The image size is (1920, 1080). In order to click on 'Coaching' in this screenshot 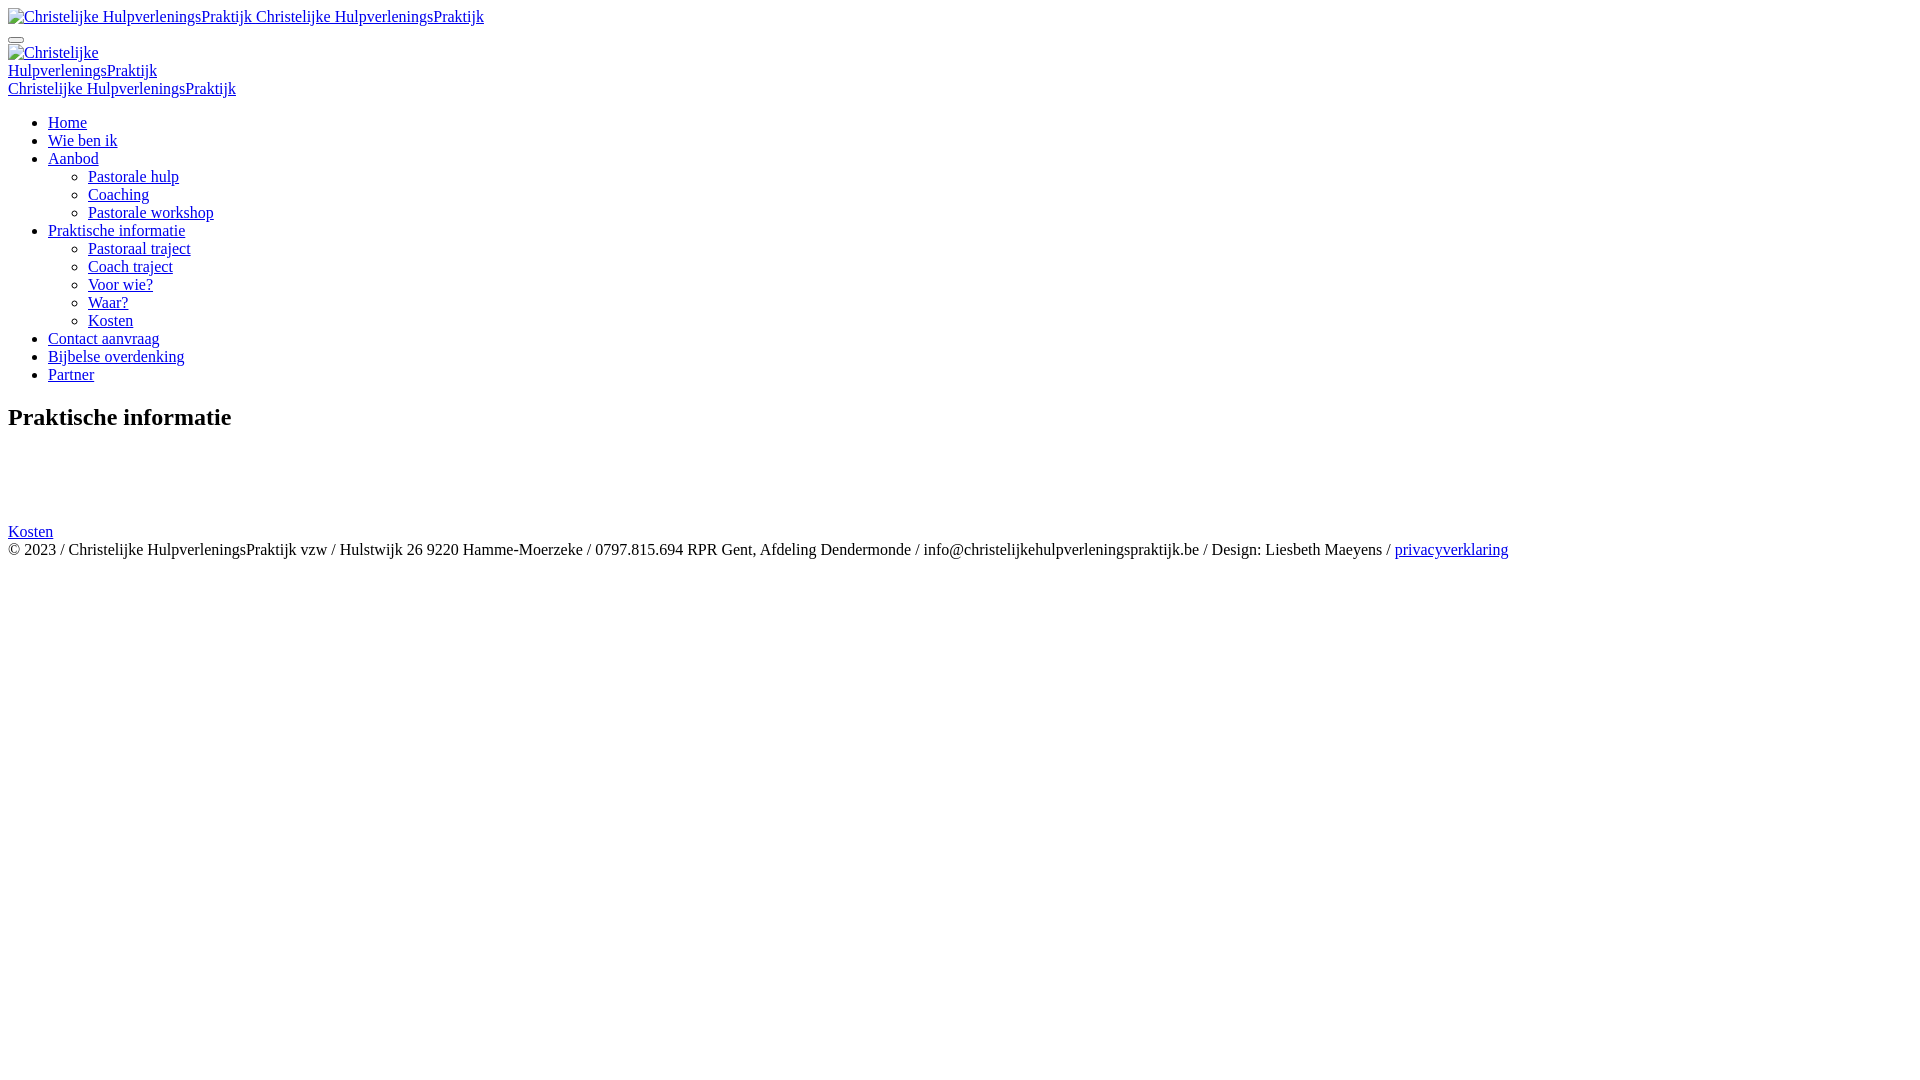, I will do `click(117, 194)`.